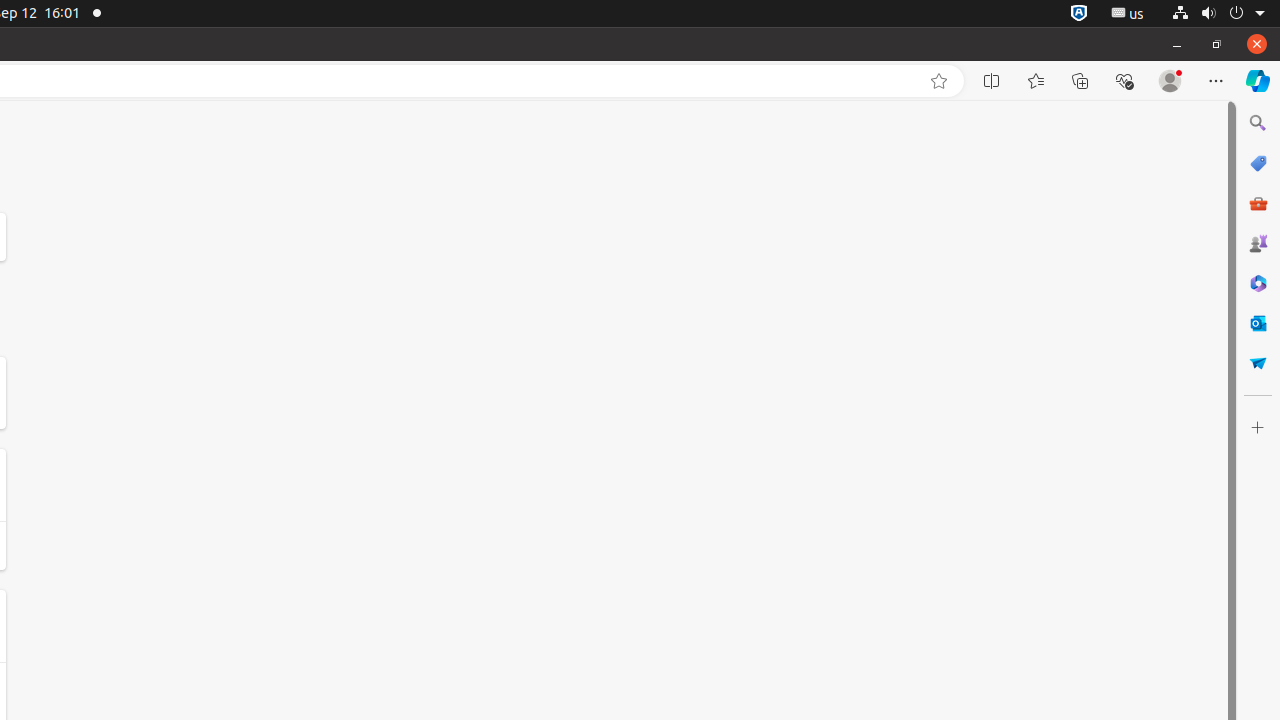  I want to click on ':1.72/StatusNotifierItem', so click(1078, 13).